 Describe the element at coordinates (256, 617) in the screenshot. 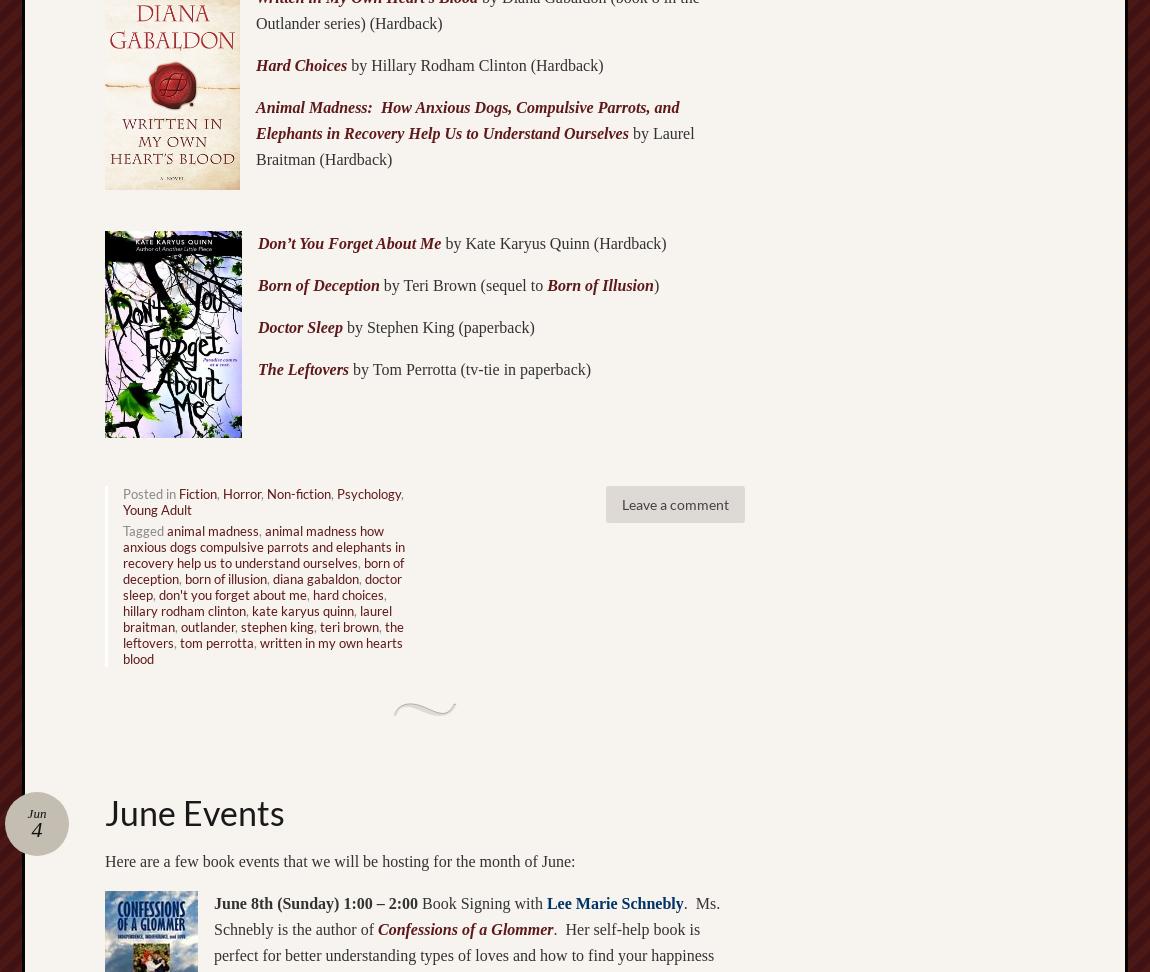

I see `'laurel braitman'` at that location.